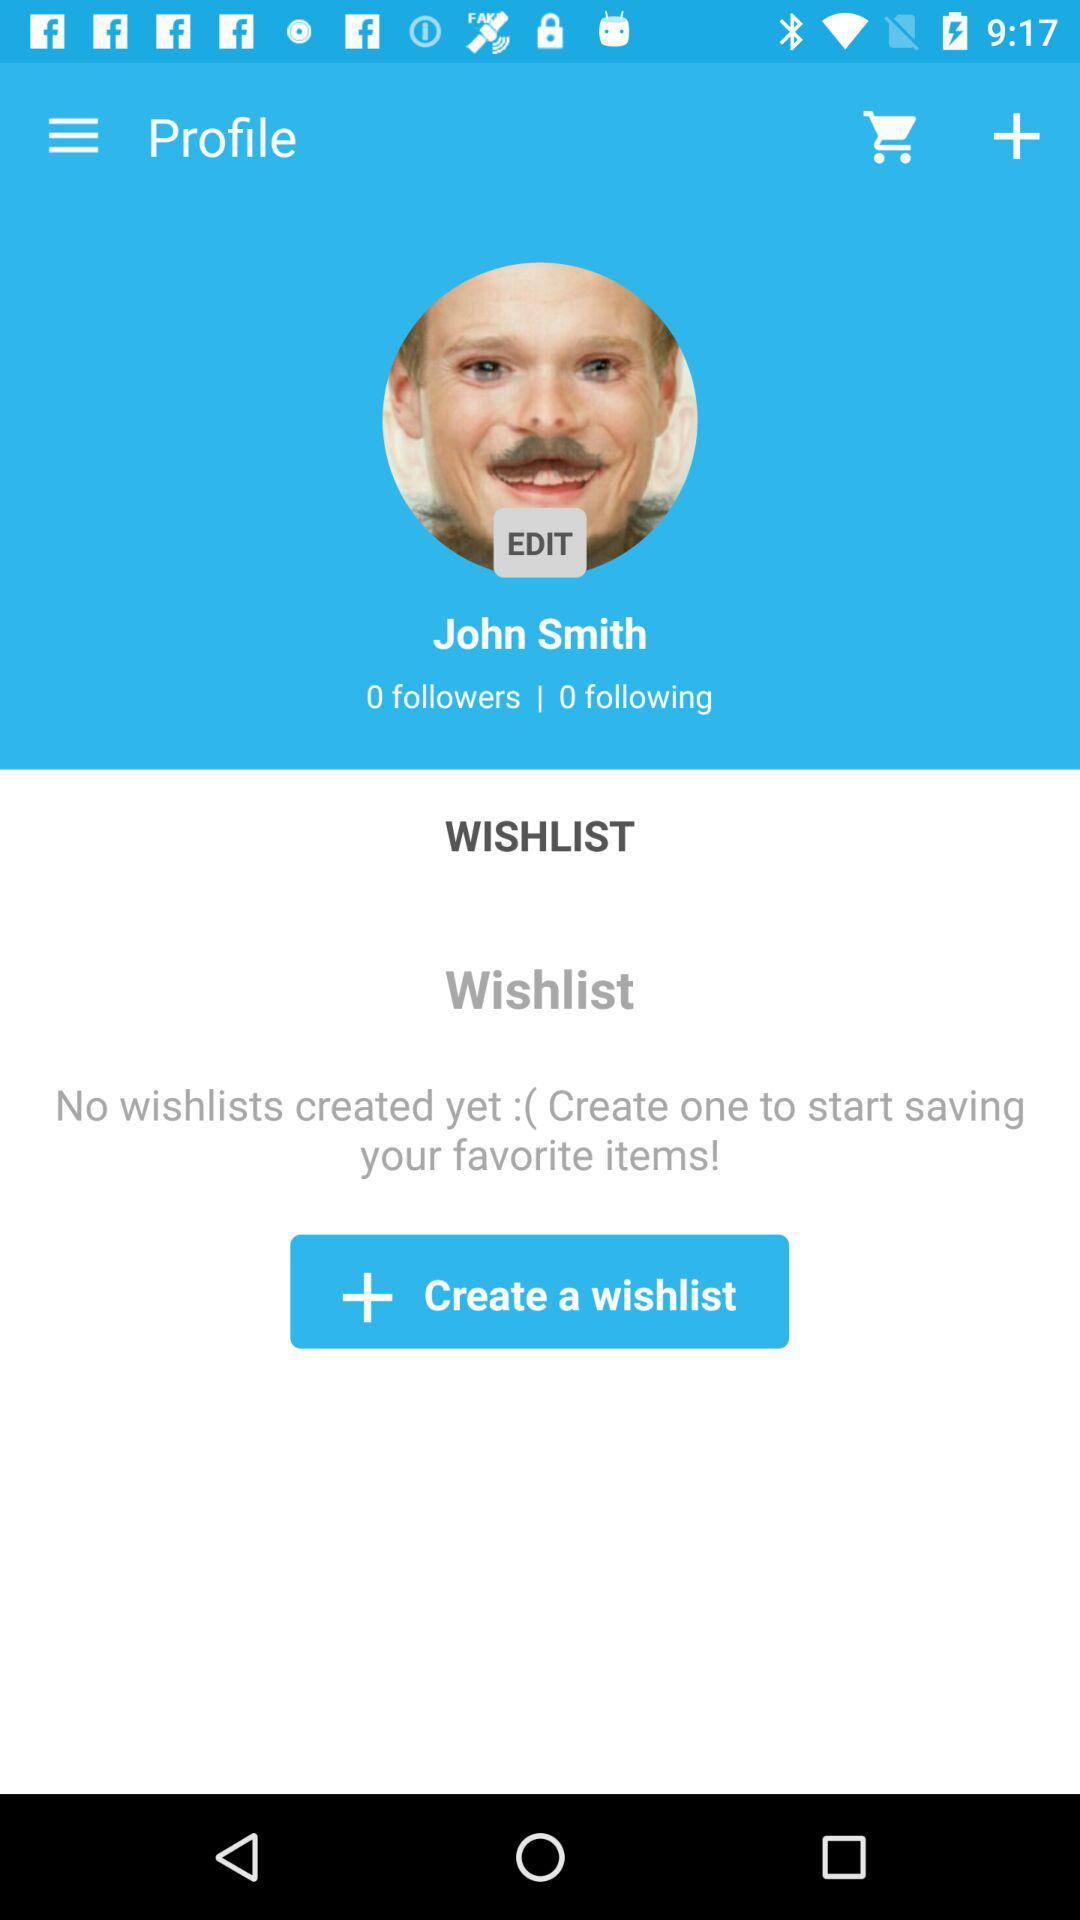  Describe the element at coordinates (540, 631) in the screenshot. I see `the john smith icon` at that location.